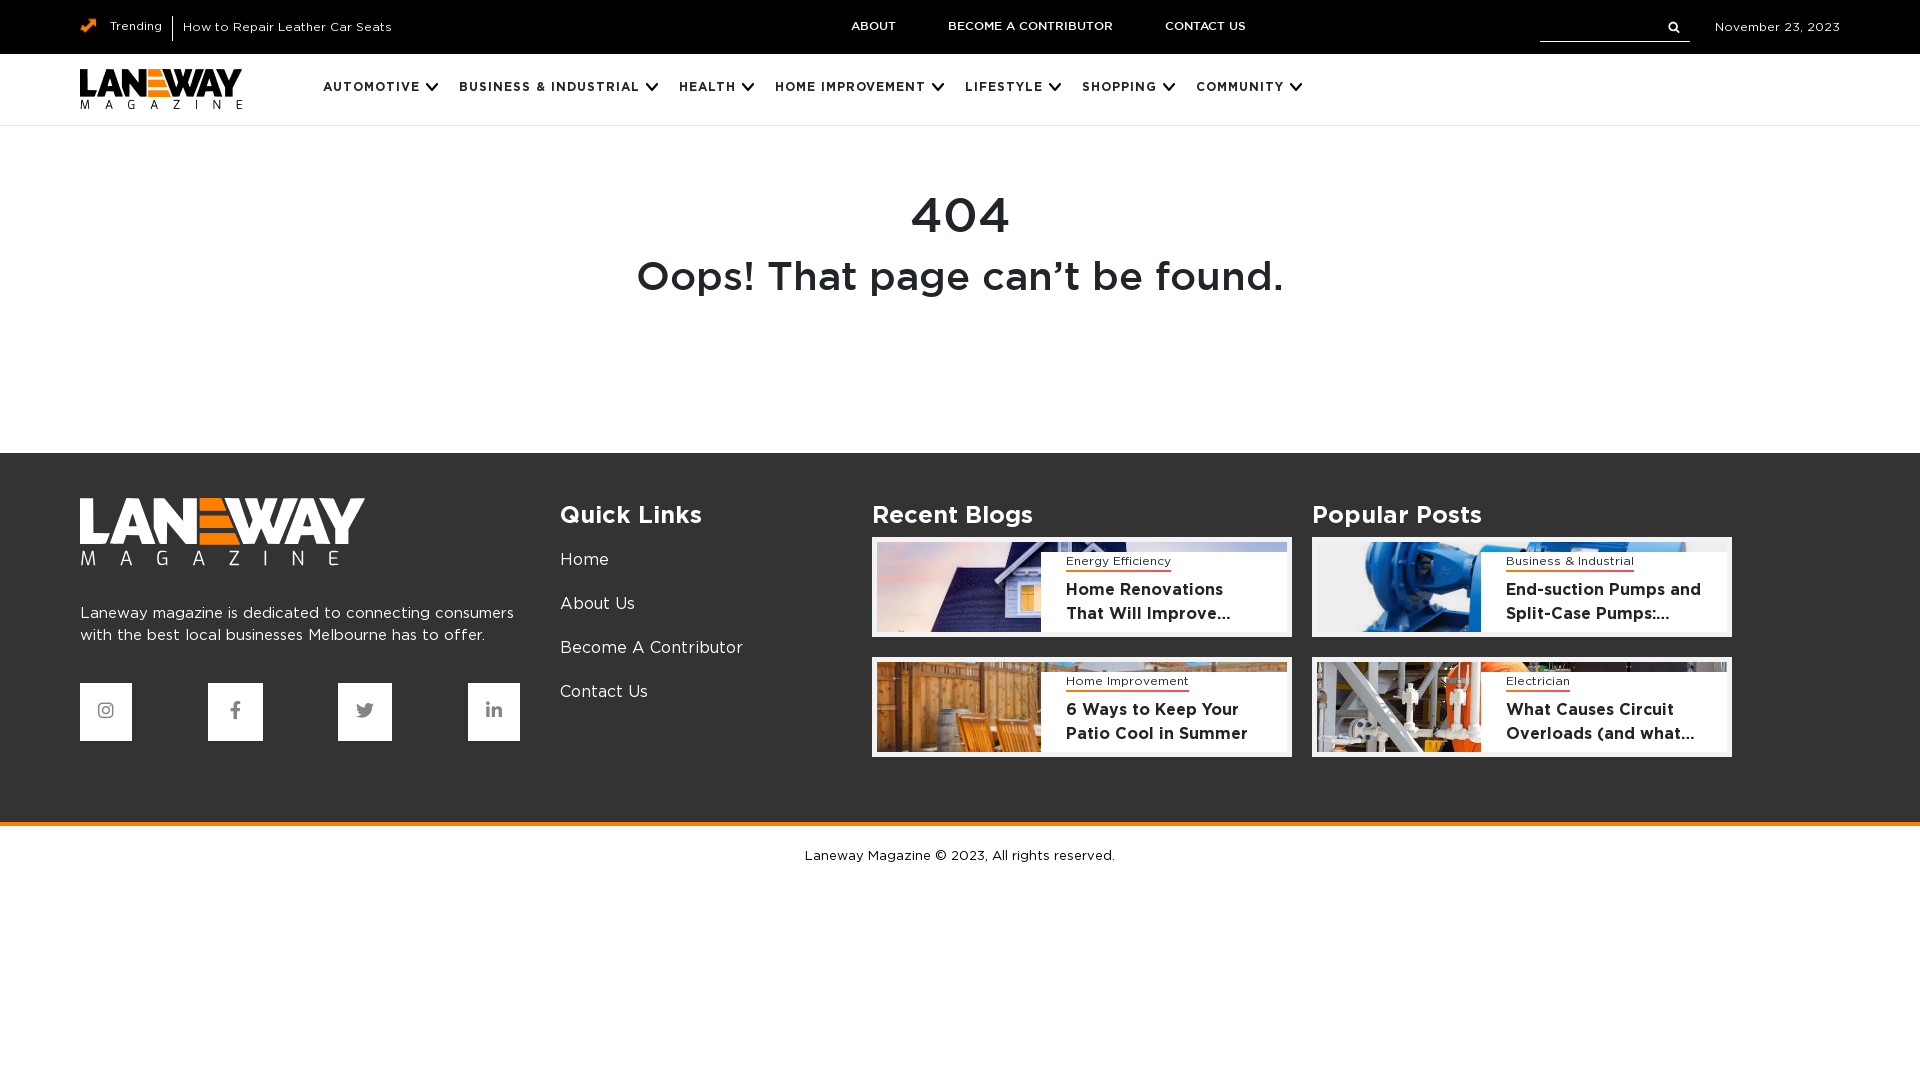  I want to click on 'Skip to content', so click(0, 0).